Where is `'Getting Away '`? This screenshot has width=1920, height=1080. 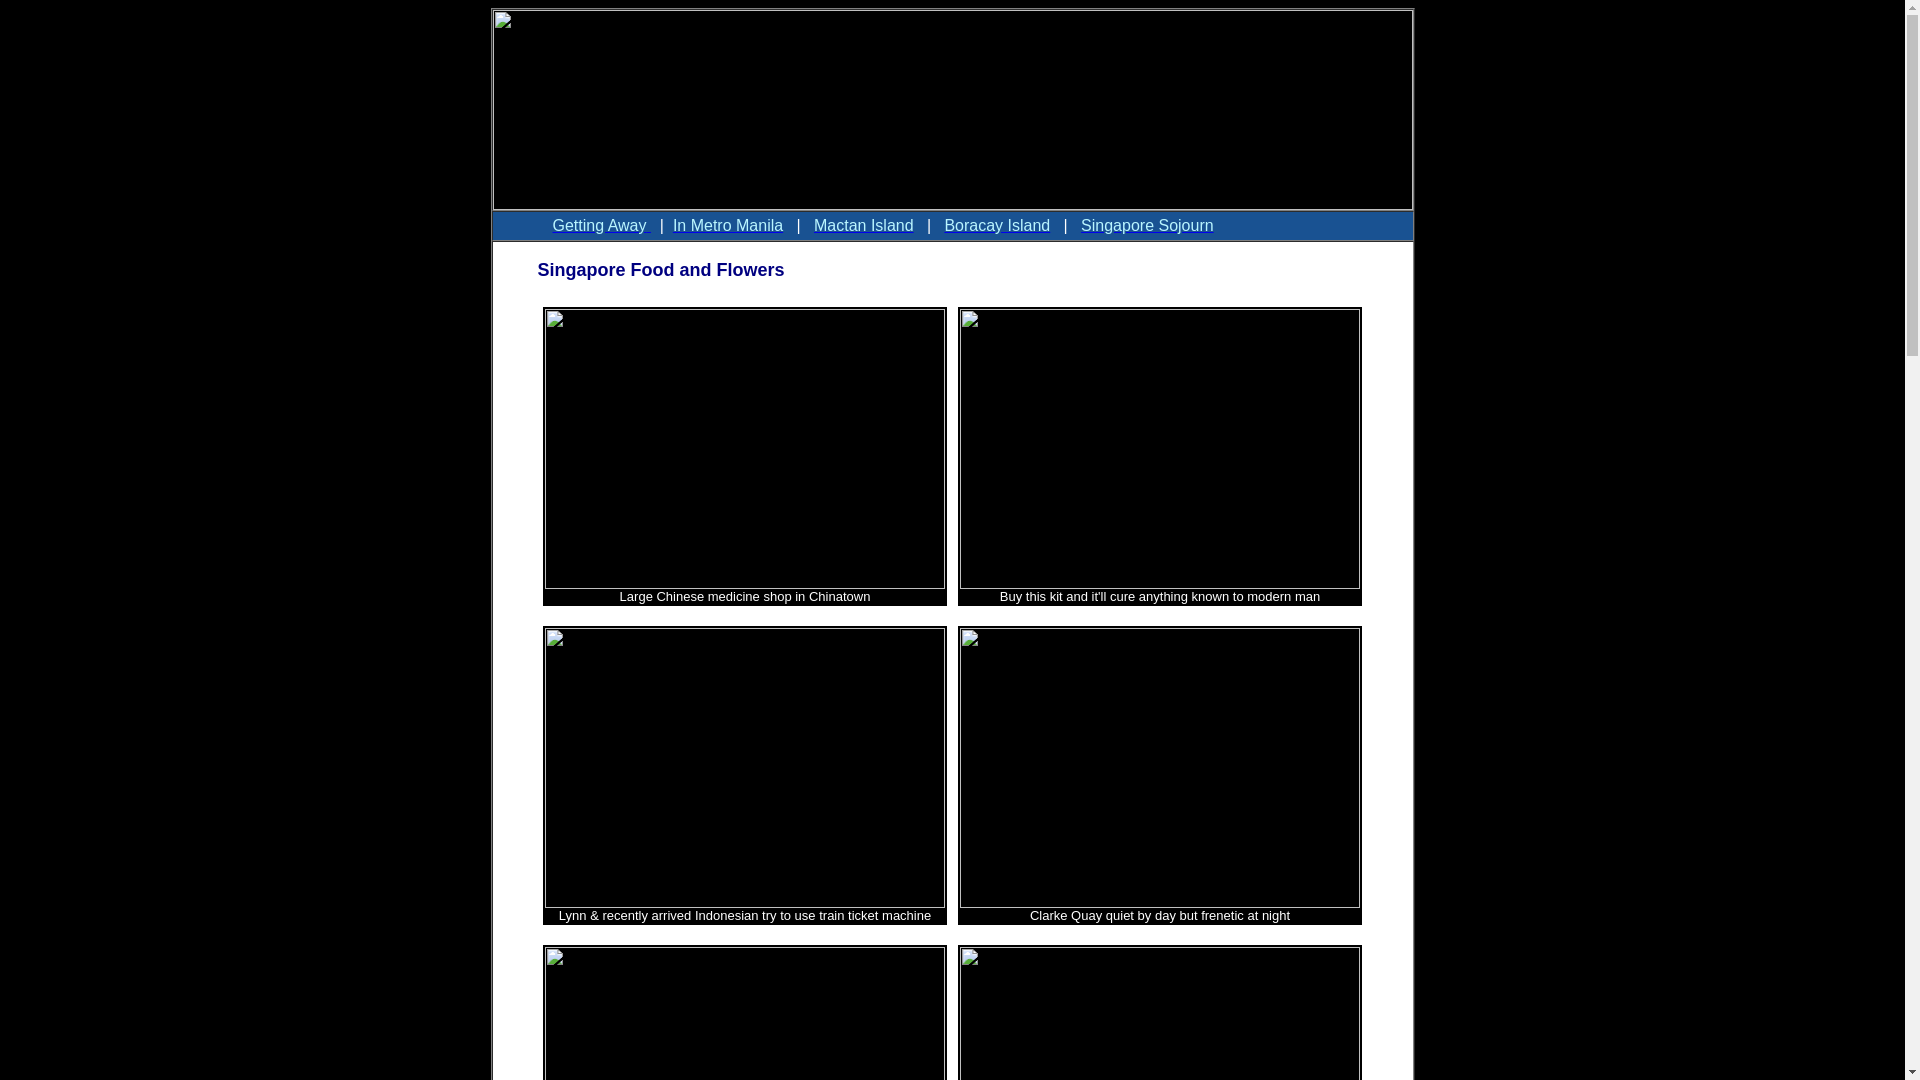 'Getting Away ' is located at coordinates (599, 225).